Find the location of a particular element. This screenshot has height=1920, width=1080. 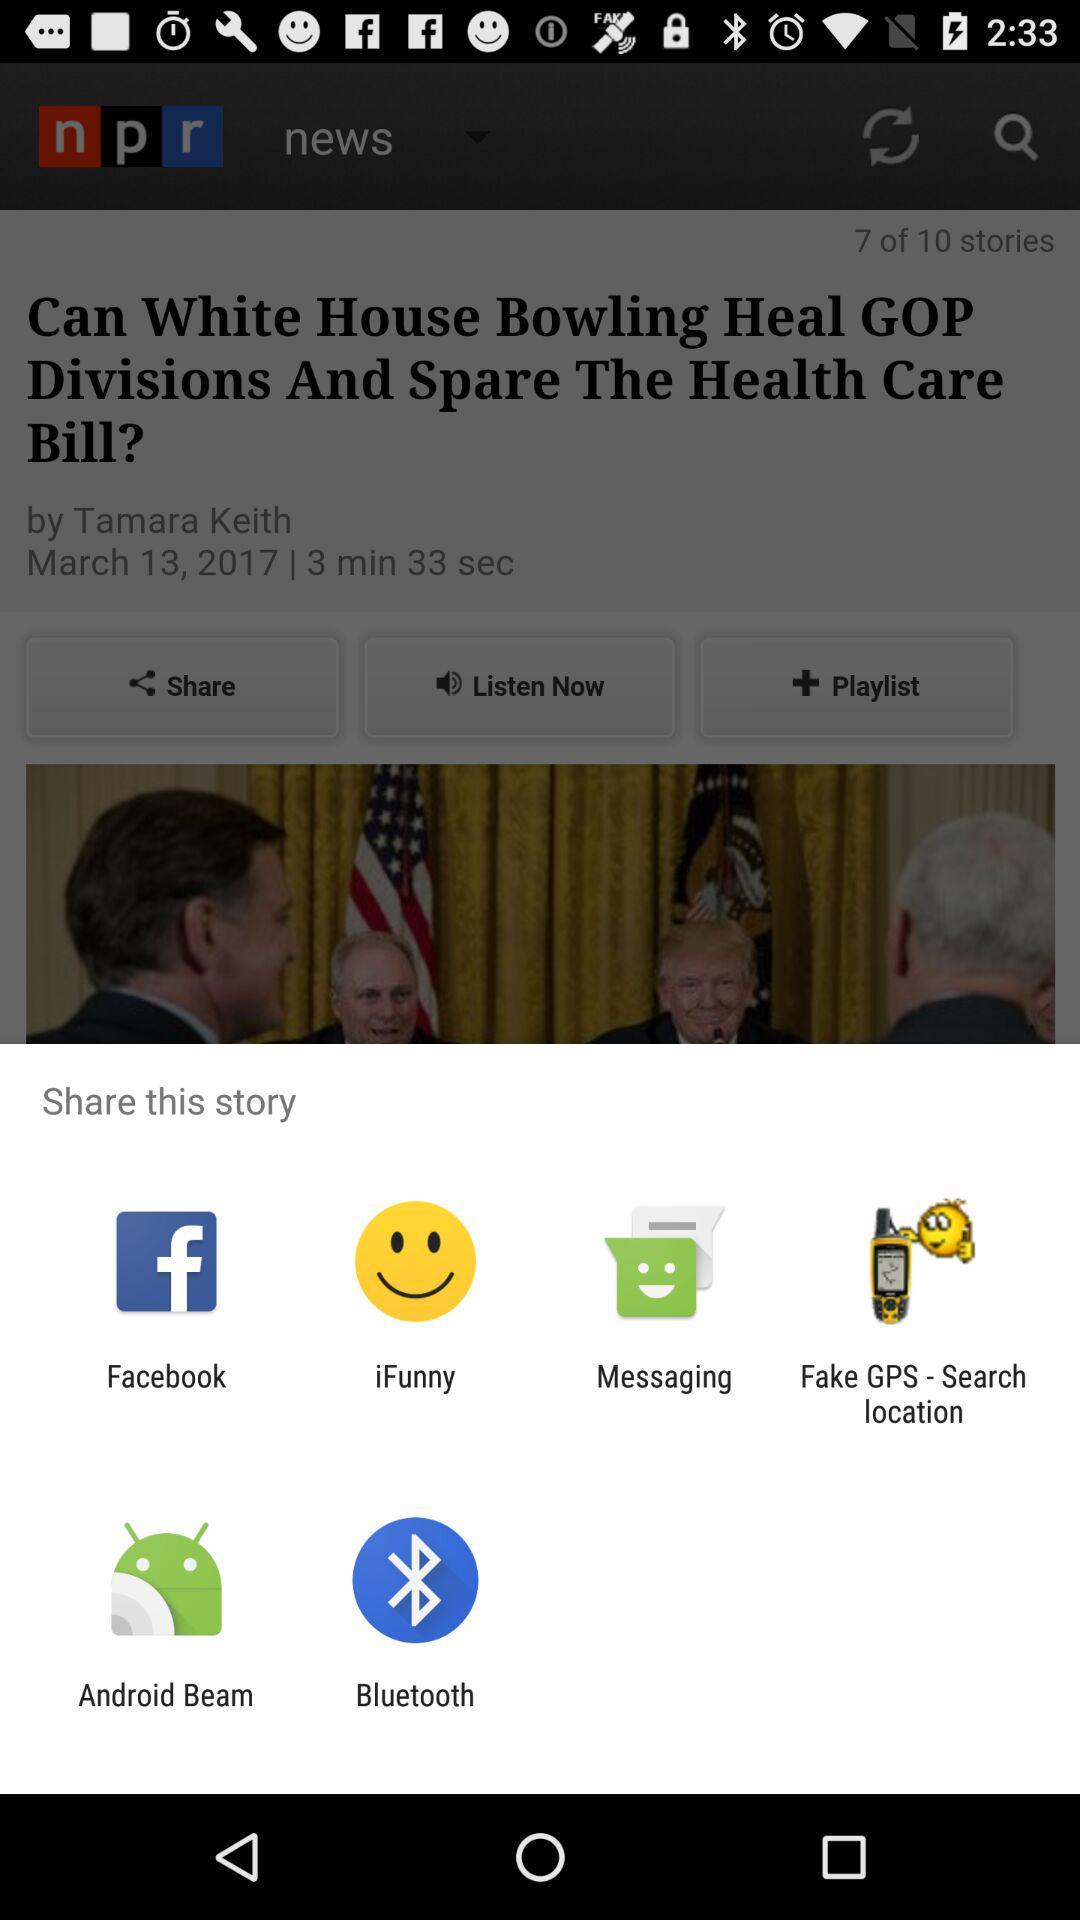

item next to the messaging app is located at coordinates (414, 1392).